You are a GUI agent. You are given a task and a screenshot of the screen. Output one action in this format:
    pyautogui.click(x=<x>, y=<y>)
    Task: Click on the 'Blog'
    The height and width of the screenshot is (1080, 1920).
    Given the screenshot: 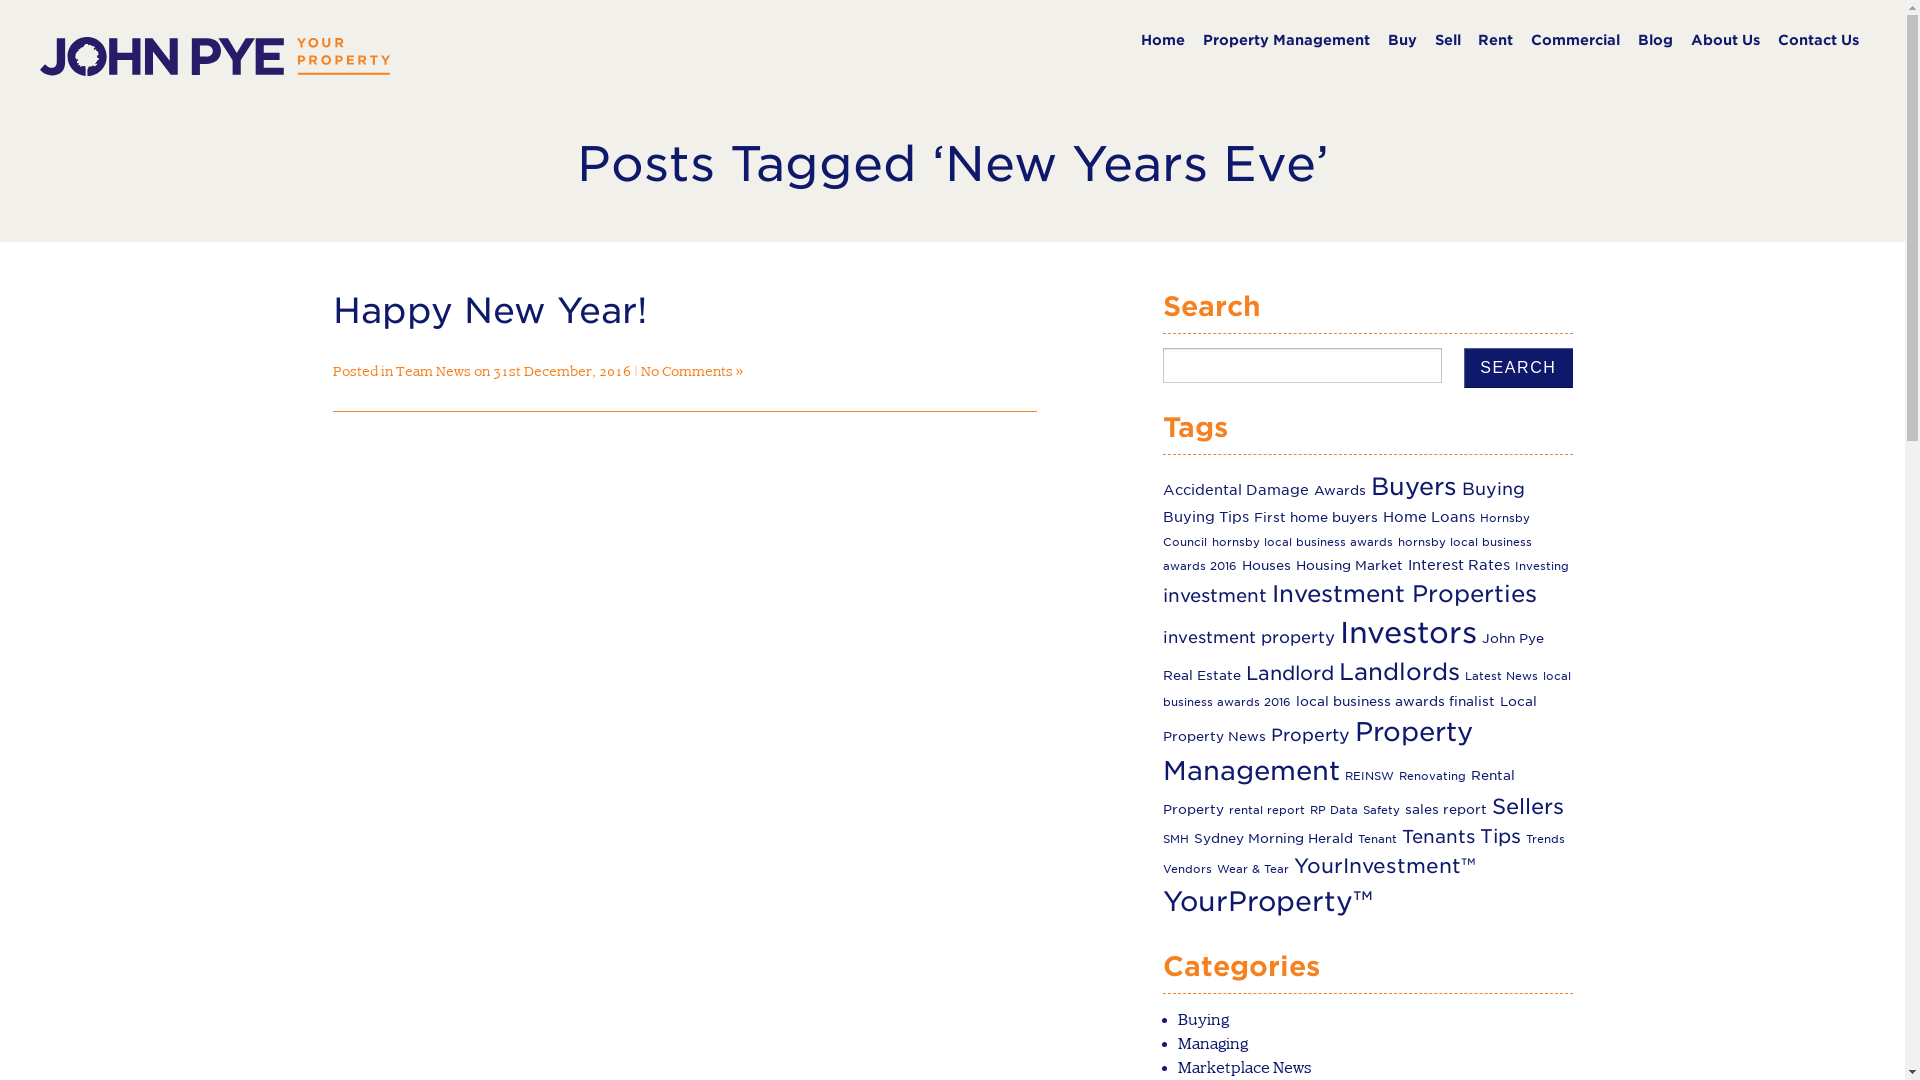 What is the action you would take?
    pyautogui.click(x=1655, y=39)
    